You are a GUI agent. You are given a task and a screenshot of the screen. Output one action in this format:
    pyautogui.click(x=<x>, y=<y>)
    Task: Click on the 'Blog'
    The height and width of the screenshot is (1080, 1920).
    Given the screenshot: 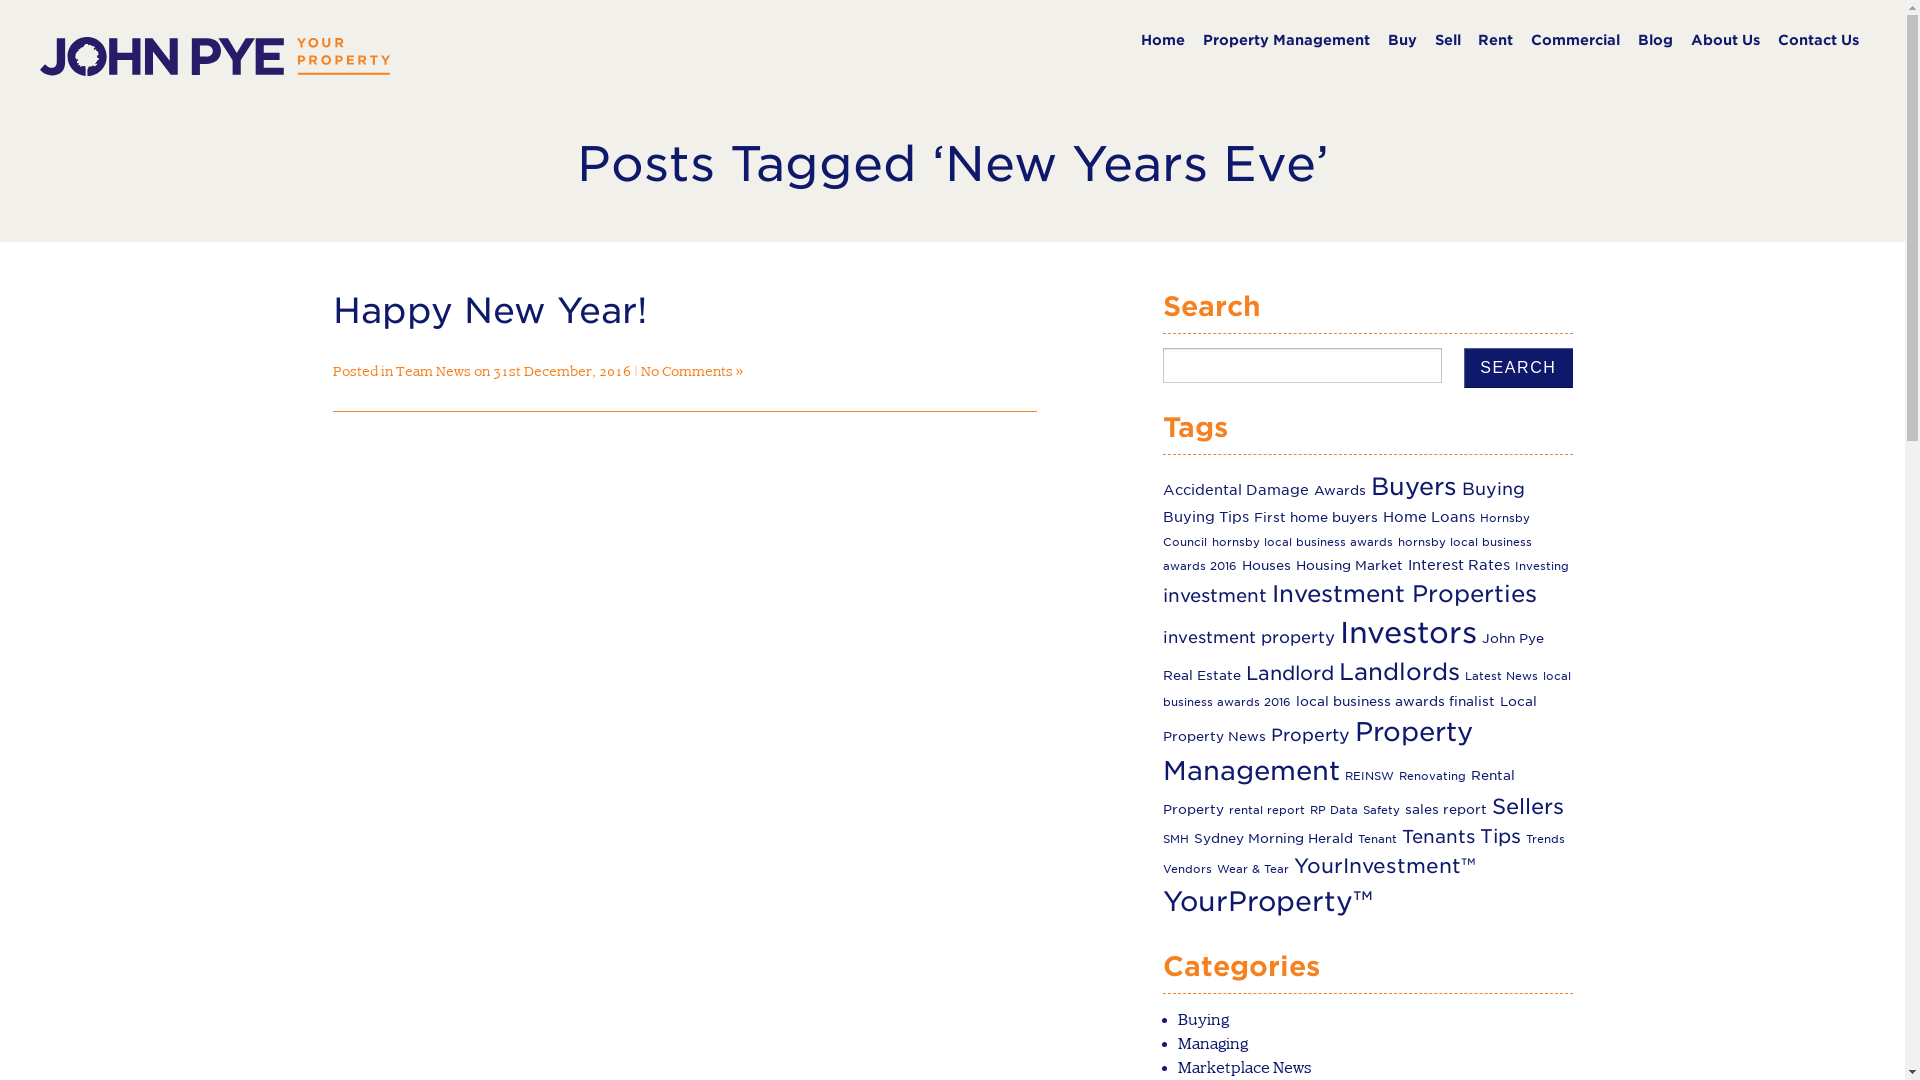 What is the action you would take?
    pyautogui.click(x=1655, y=39)
    